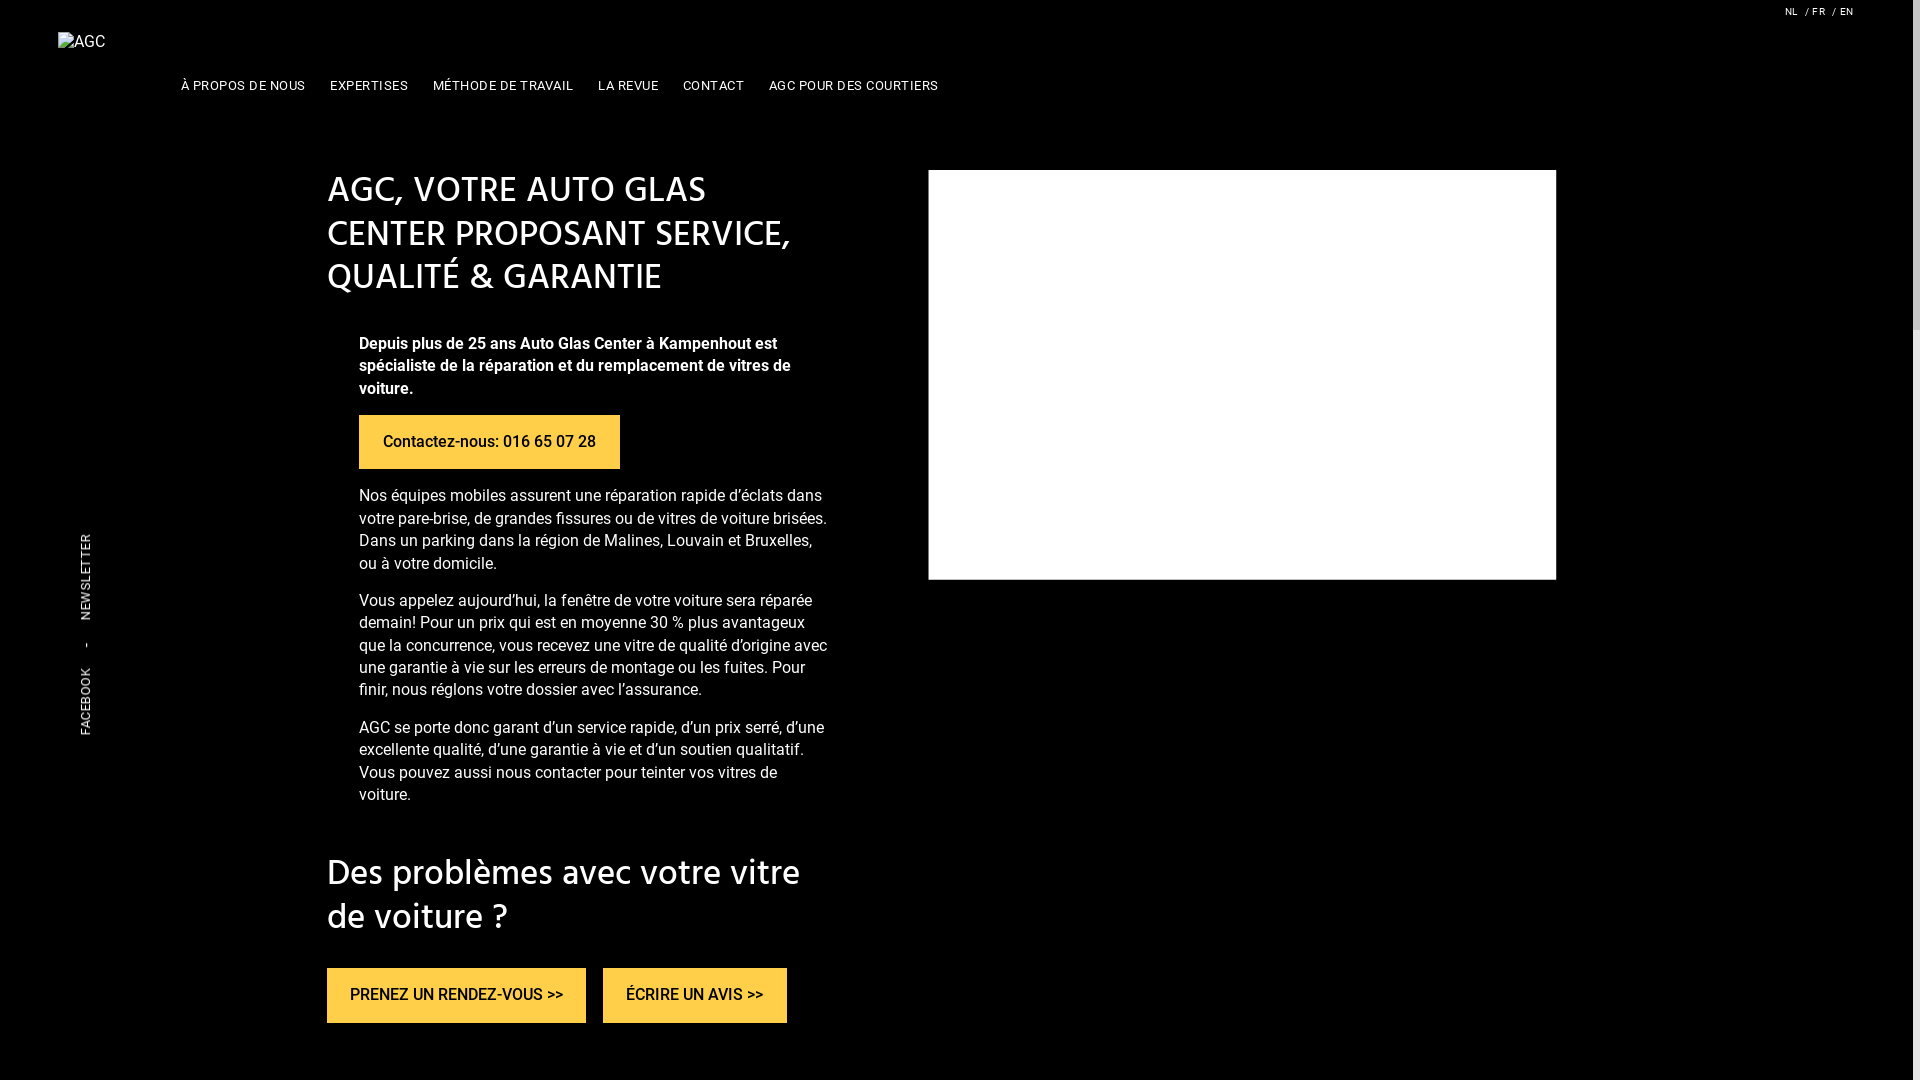 This screenshot has width=1920, height=1080. Describe the element at coordinates (760, 83) in the screenshot. I see `'AGC POUR DES COURTIERS'` at that location.